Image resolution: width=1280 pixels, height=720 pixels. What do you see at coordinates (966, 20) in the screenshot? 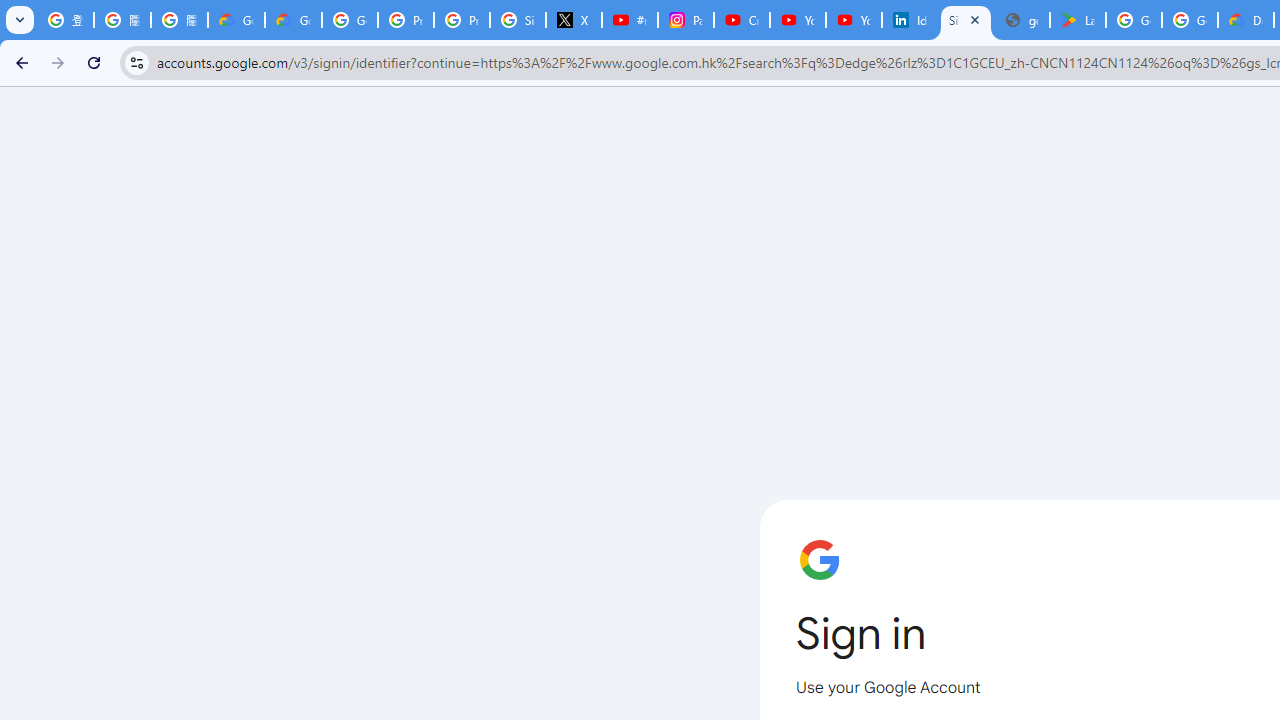
I see `'Sign in - Google Accounts'` at bounding box center [966, 20].